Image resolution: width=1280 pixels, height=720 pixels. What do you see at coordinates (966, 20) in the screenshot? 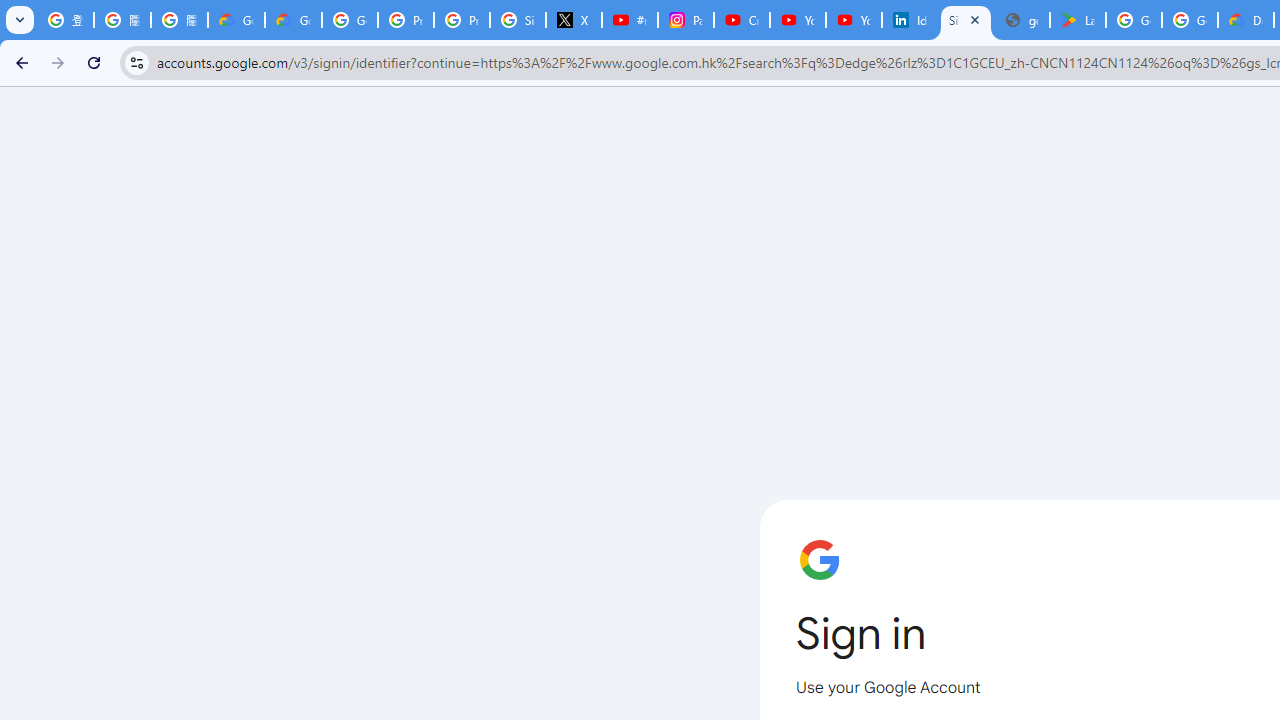
I see `'Sign in - Google Accounts'` at bounding box center [966, 20].